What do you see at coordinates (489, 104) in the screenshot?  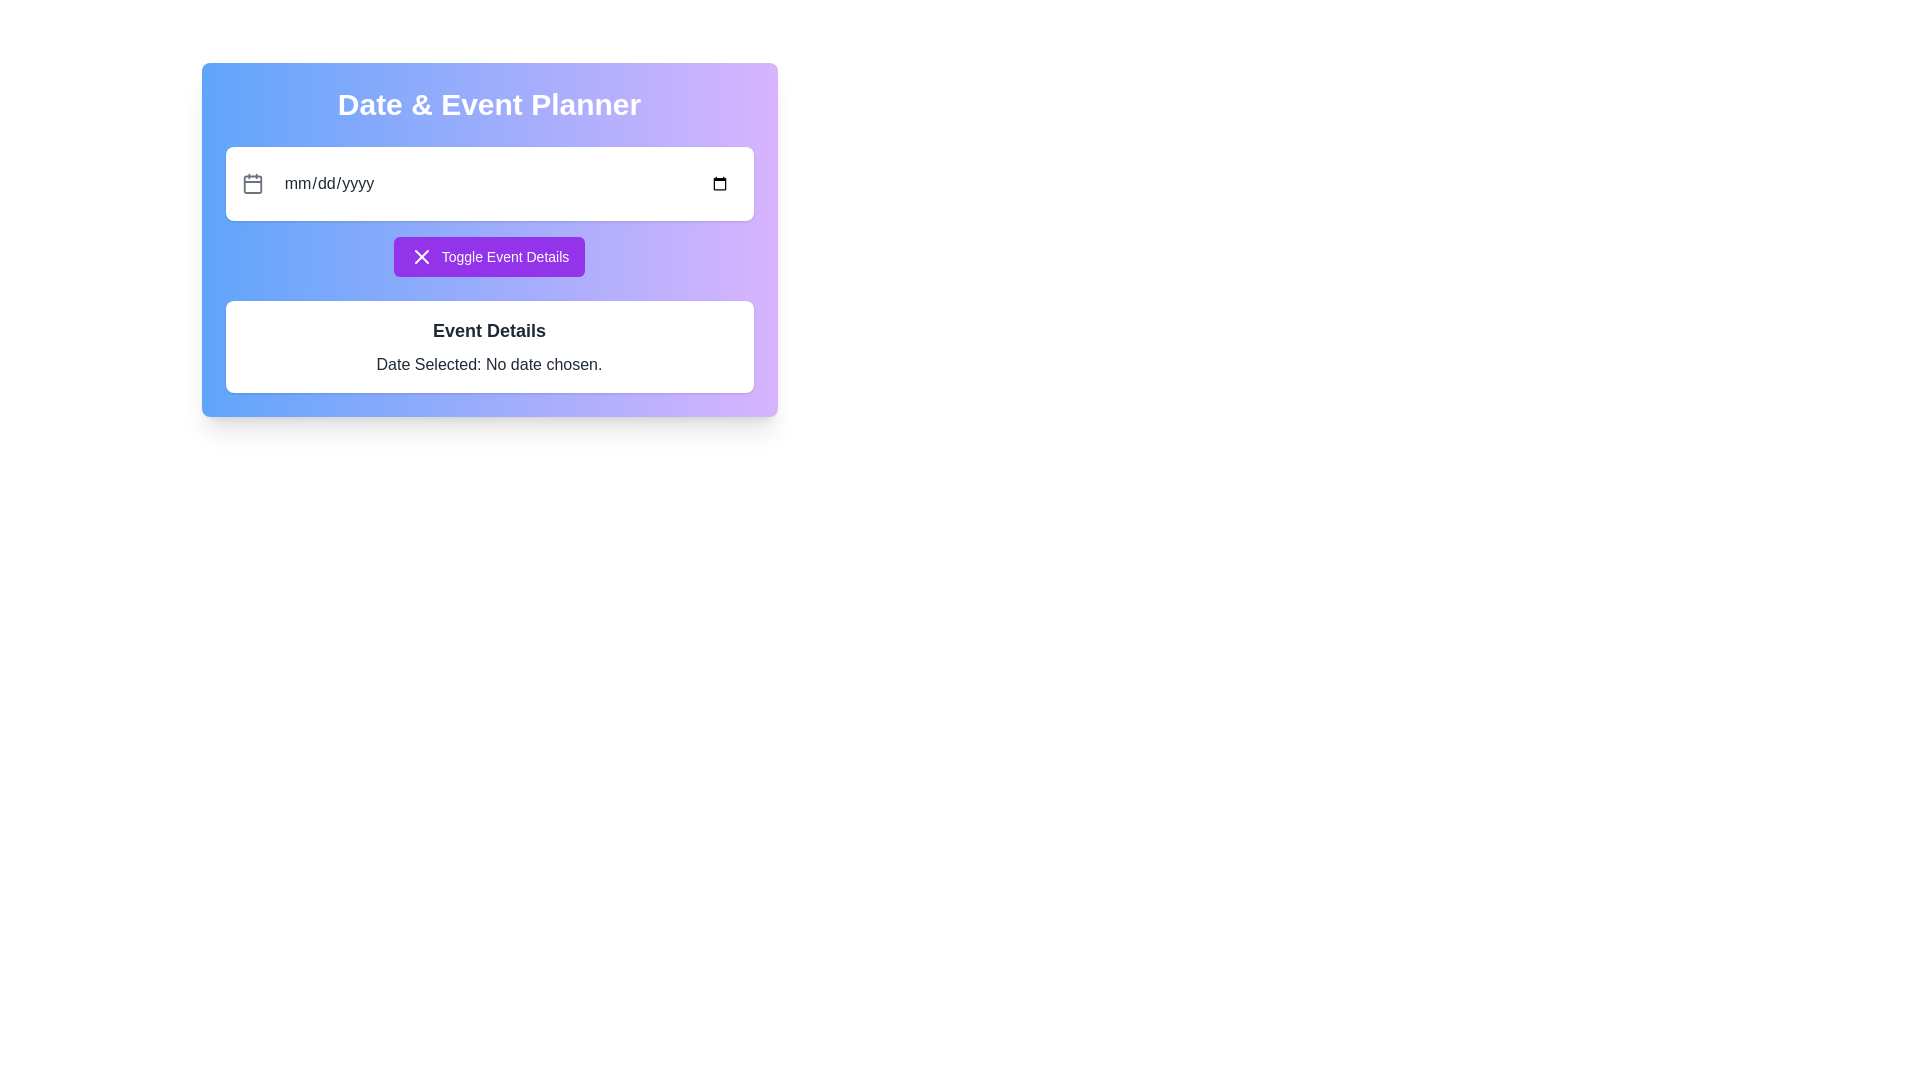 I see `the static text label which serves as the title or heading for the application, positioned at the top of the gradient-styled box` at bounding box center [489, 104].